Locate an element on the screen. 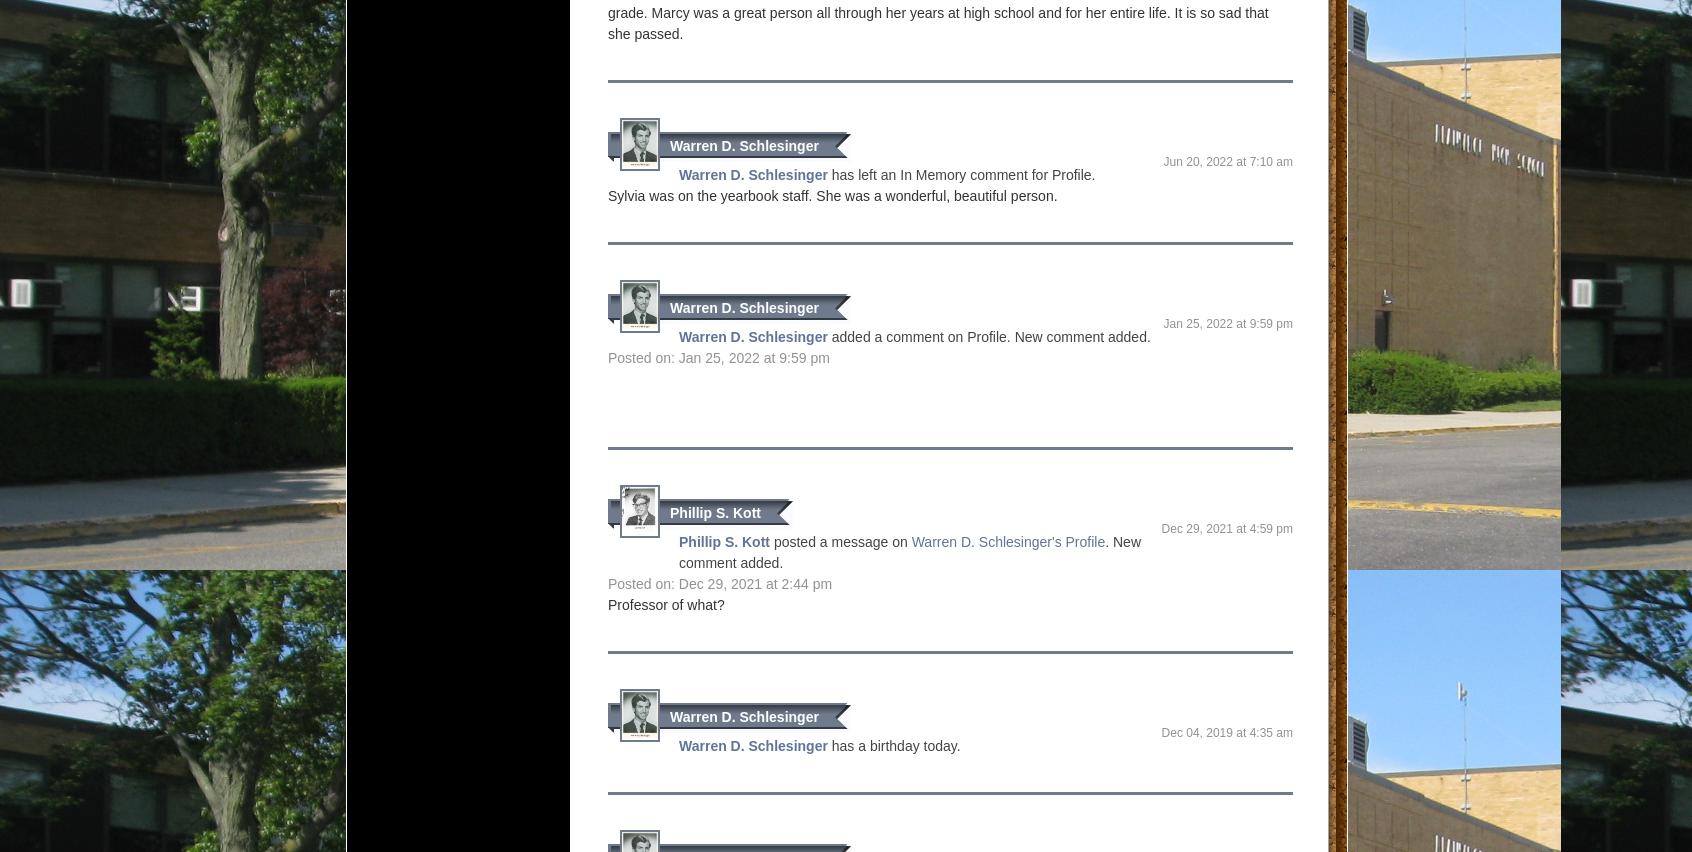 The width and height of the screenshot is (1692, 852). 'Dec 04, 2019 at' is located at coordinates (1160, 731).